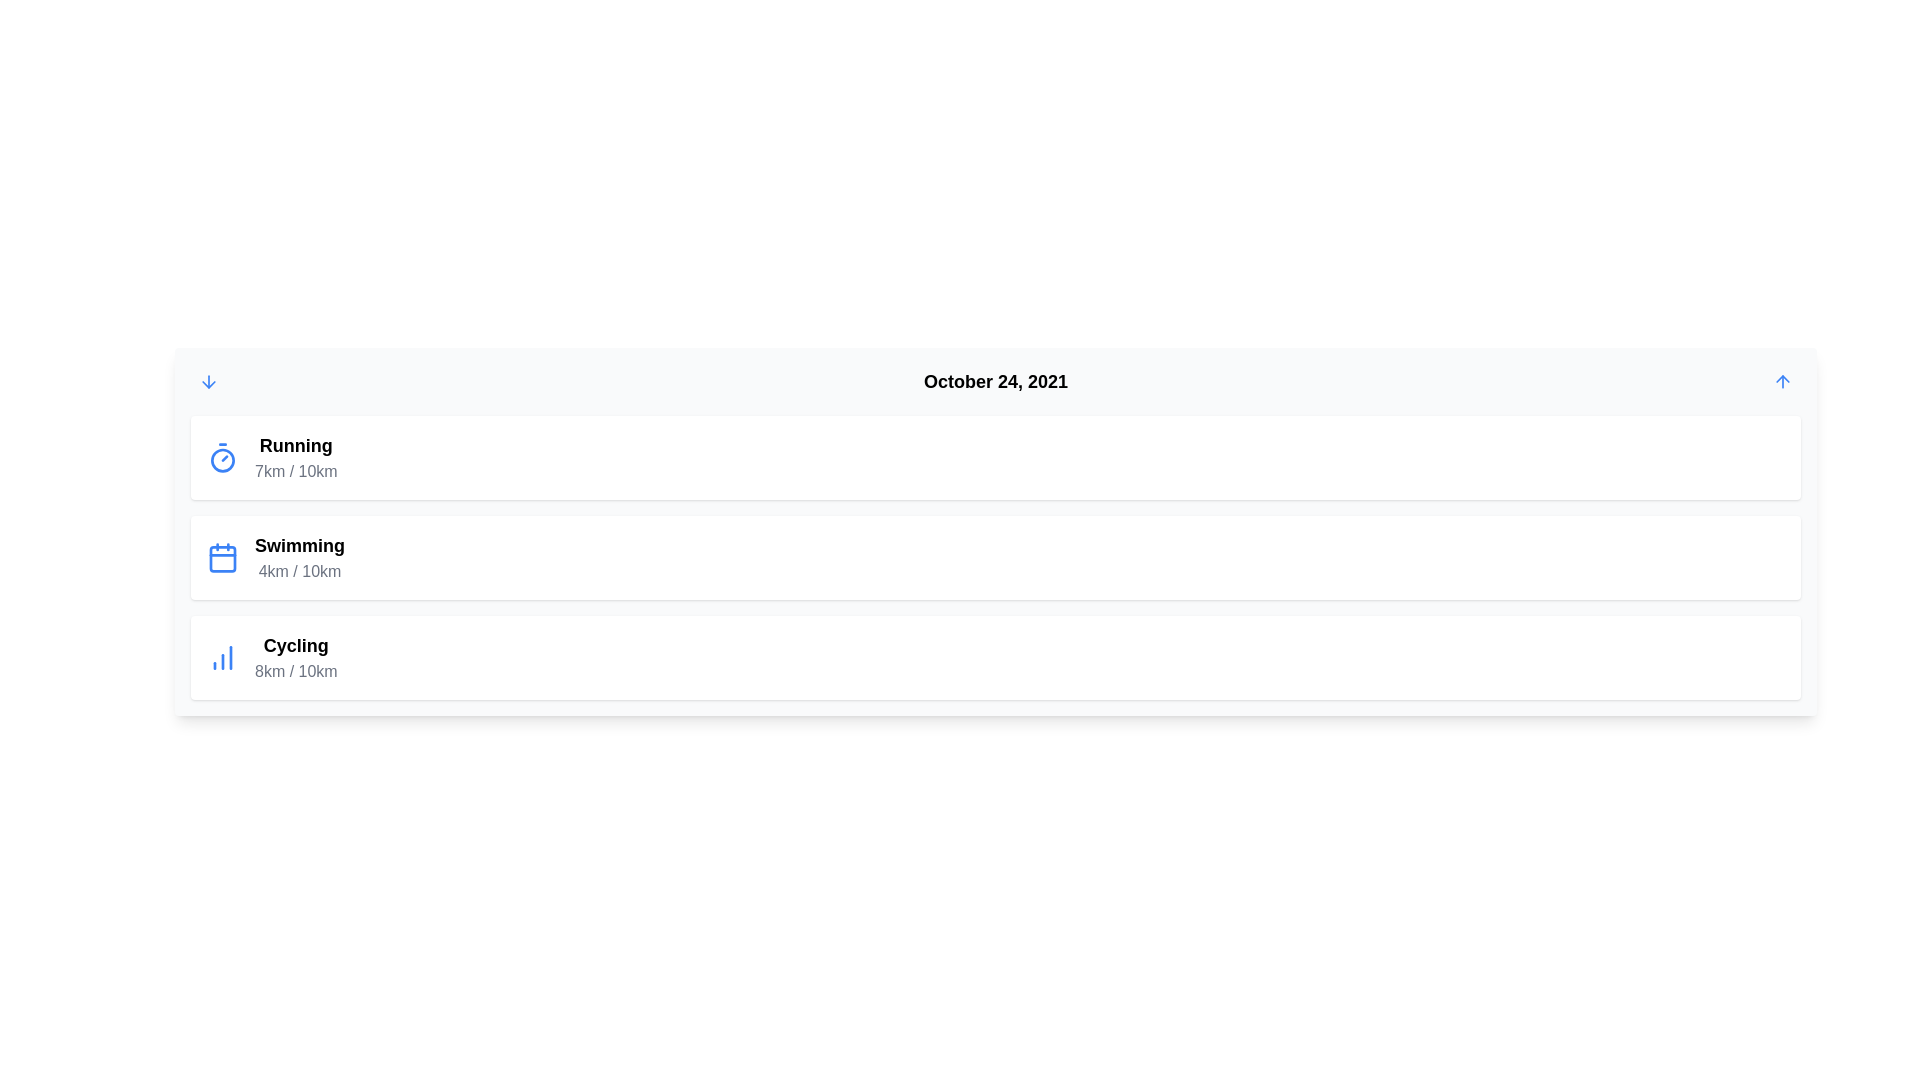  I want to click on the upward arrow icon located at the top-right corner of the panel to observe styling changes, so click(1782, 381).